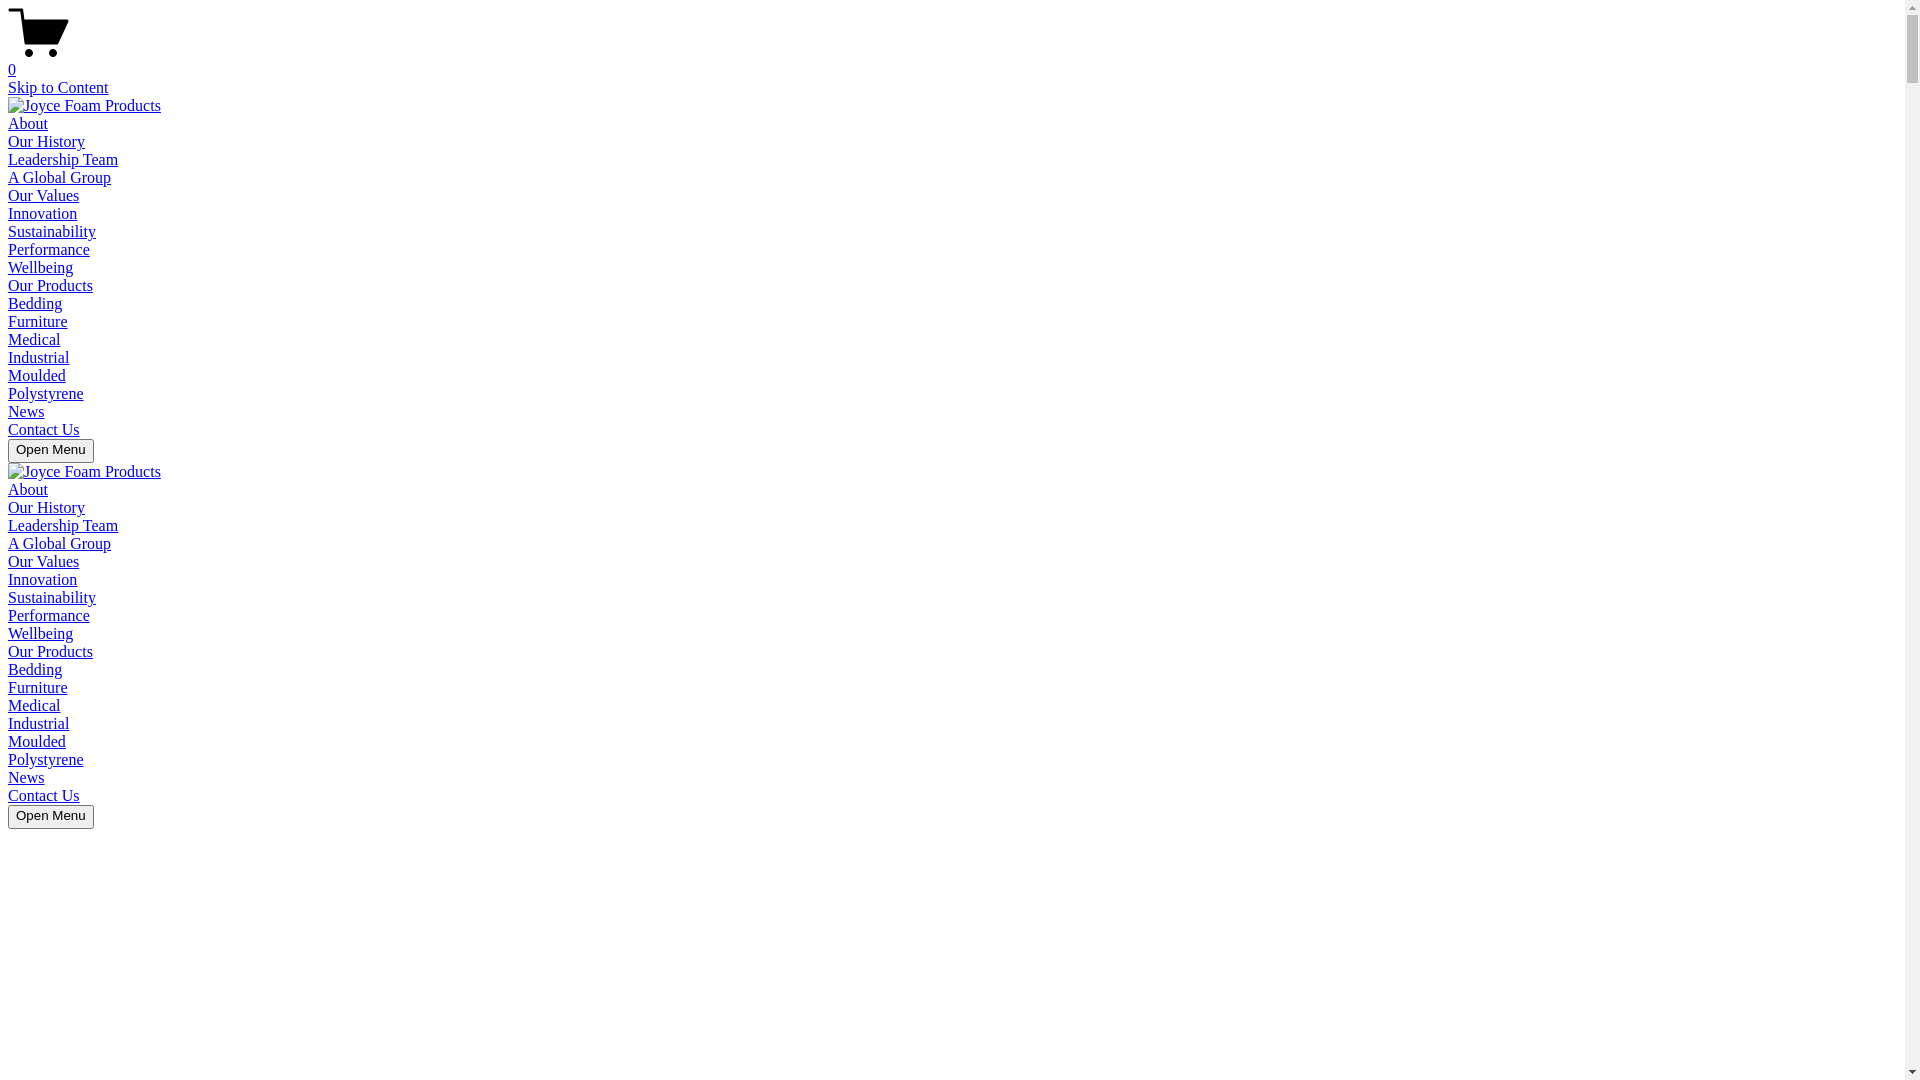  Describe the element at coordinates (46, 393) in the screenshot. I see `'Polystyrene'` at that location.